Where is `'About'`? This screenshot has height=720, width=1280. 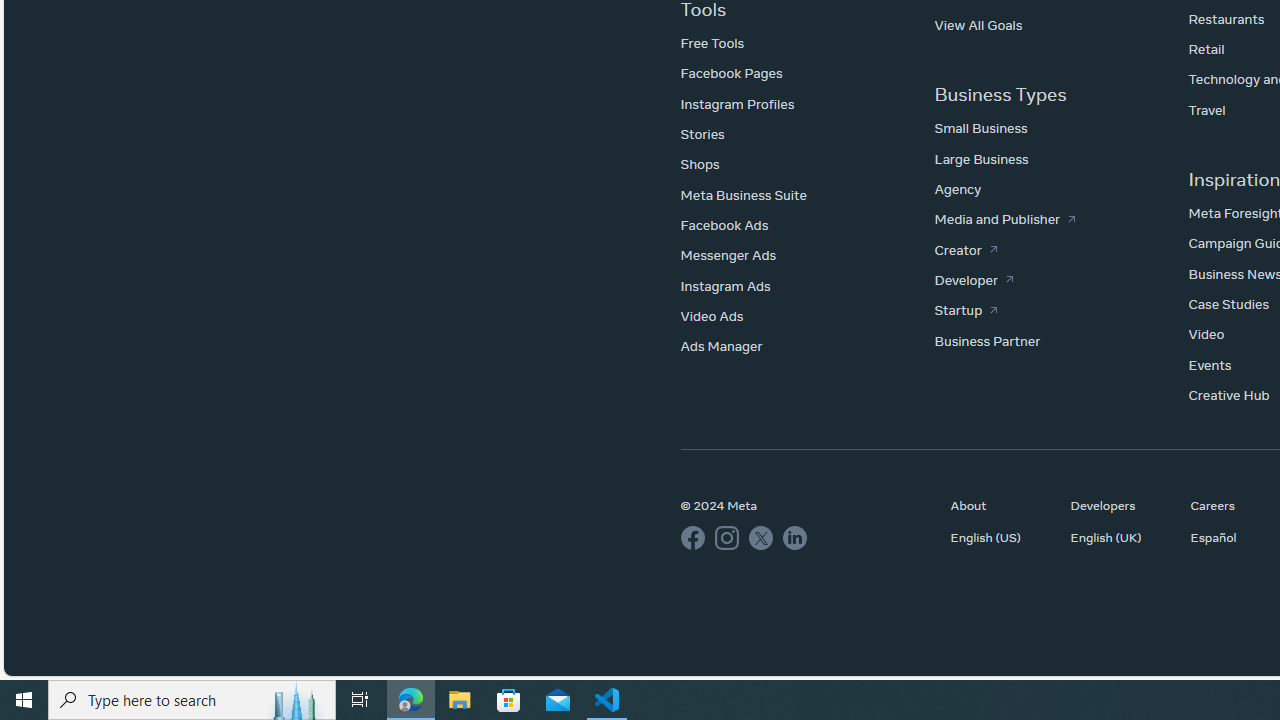 'About' is located at coordinates (1000, 504).